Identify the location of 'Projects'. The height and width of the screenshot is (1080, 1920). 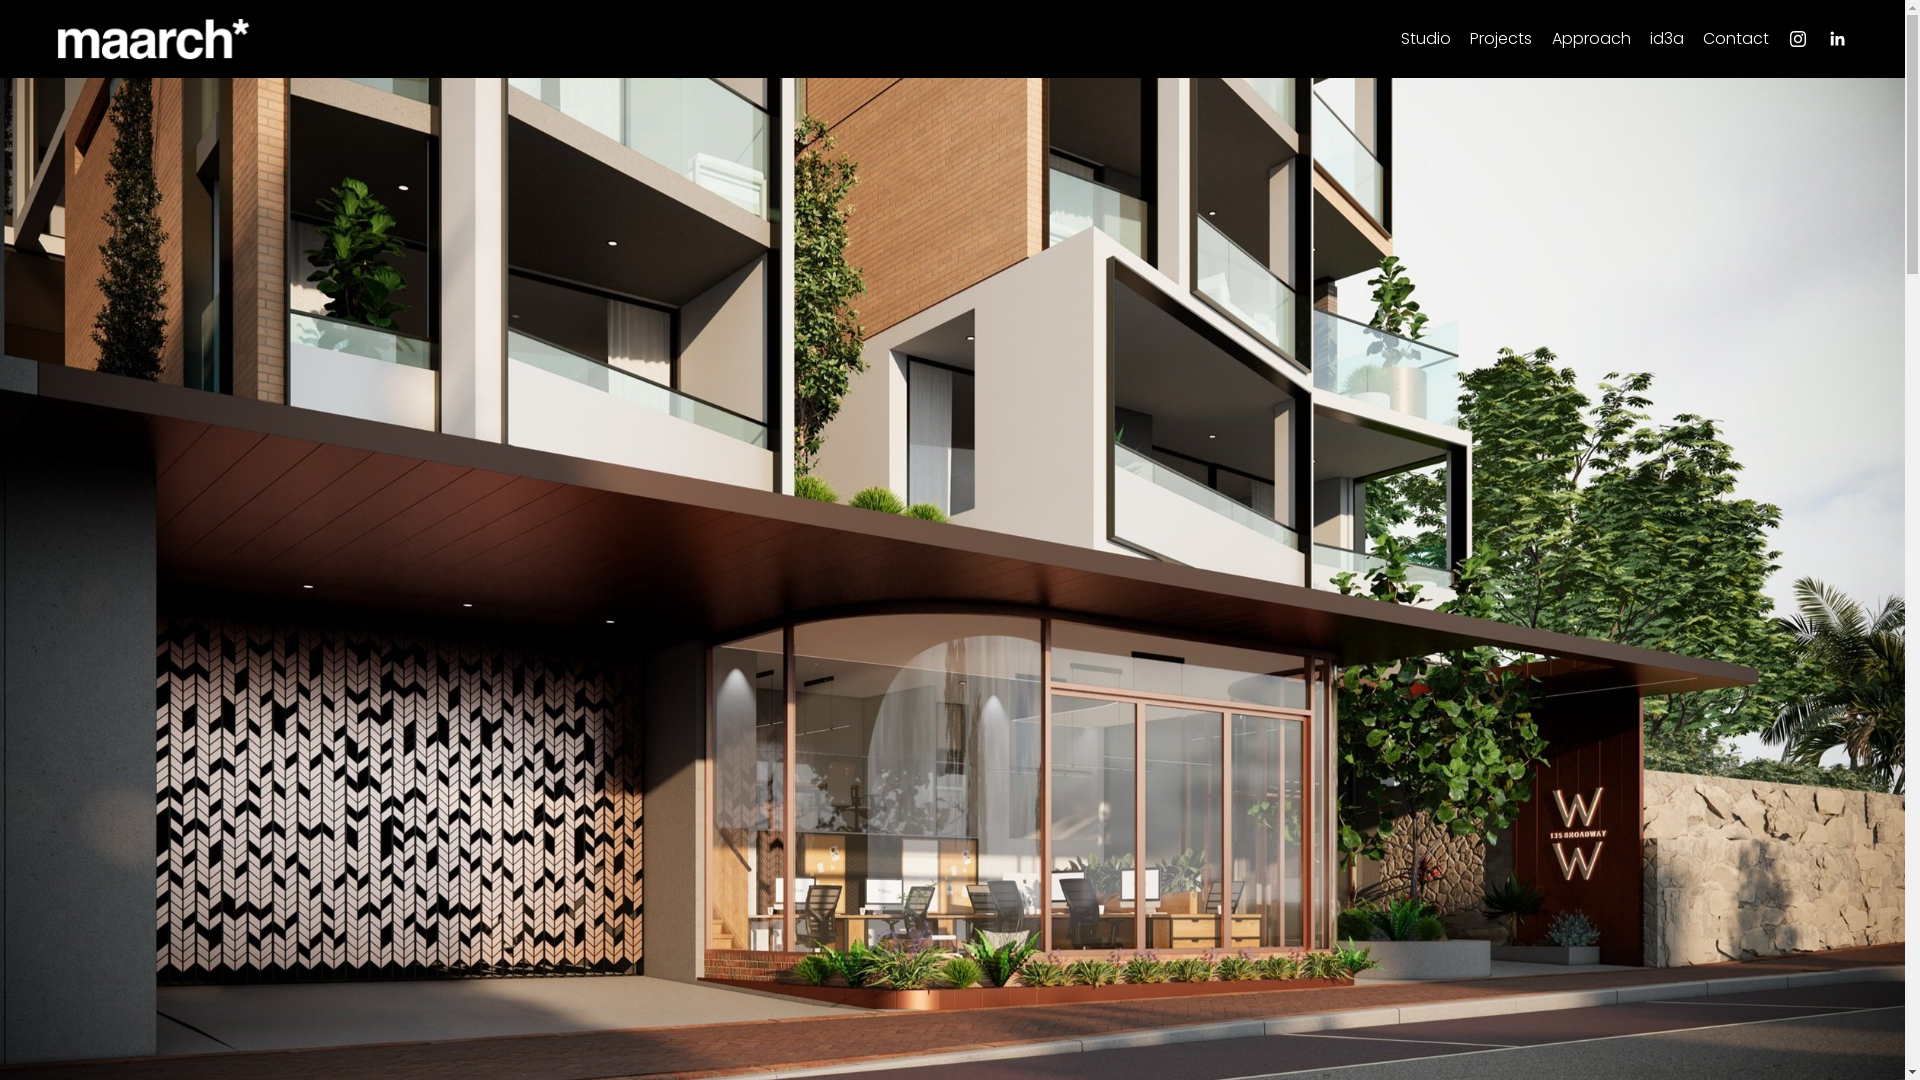
(1501, 38).